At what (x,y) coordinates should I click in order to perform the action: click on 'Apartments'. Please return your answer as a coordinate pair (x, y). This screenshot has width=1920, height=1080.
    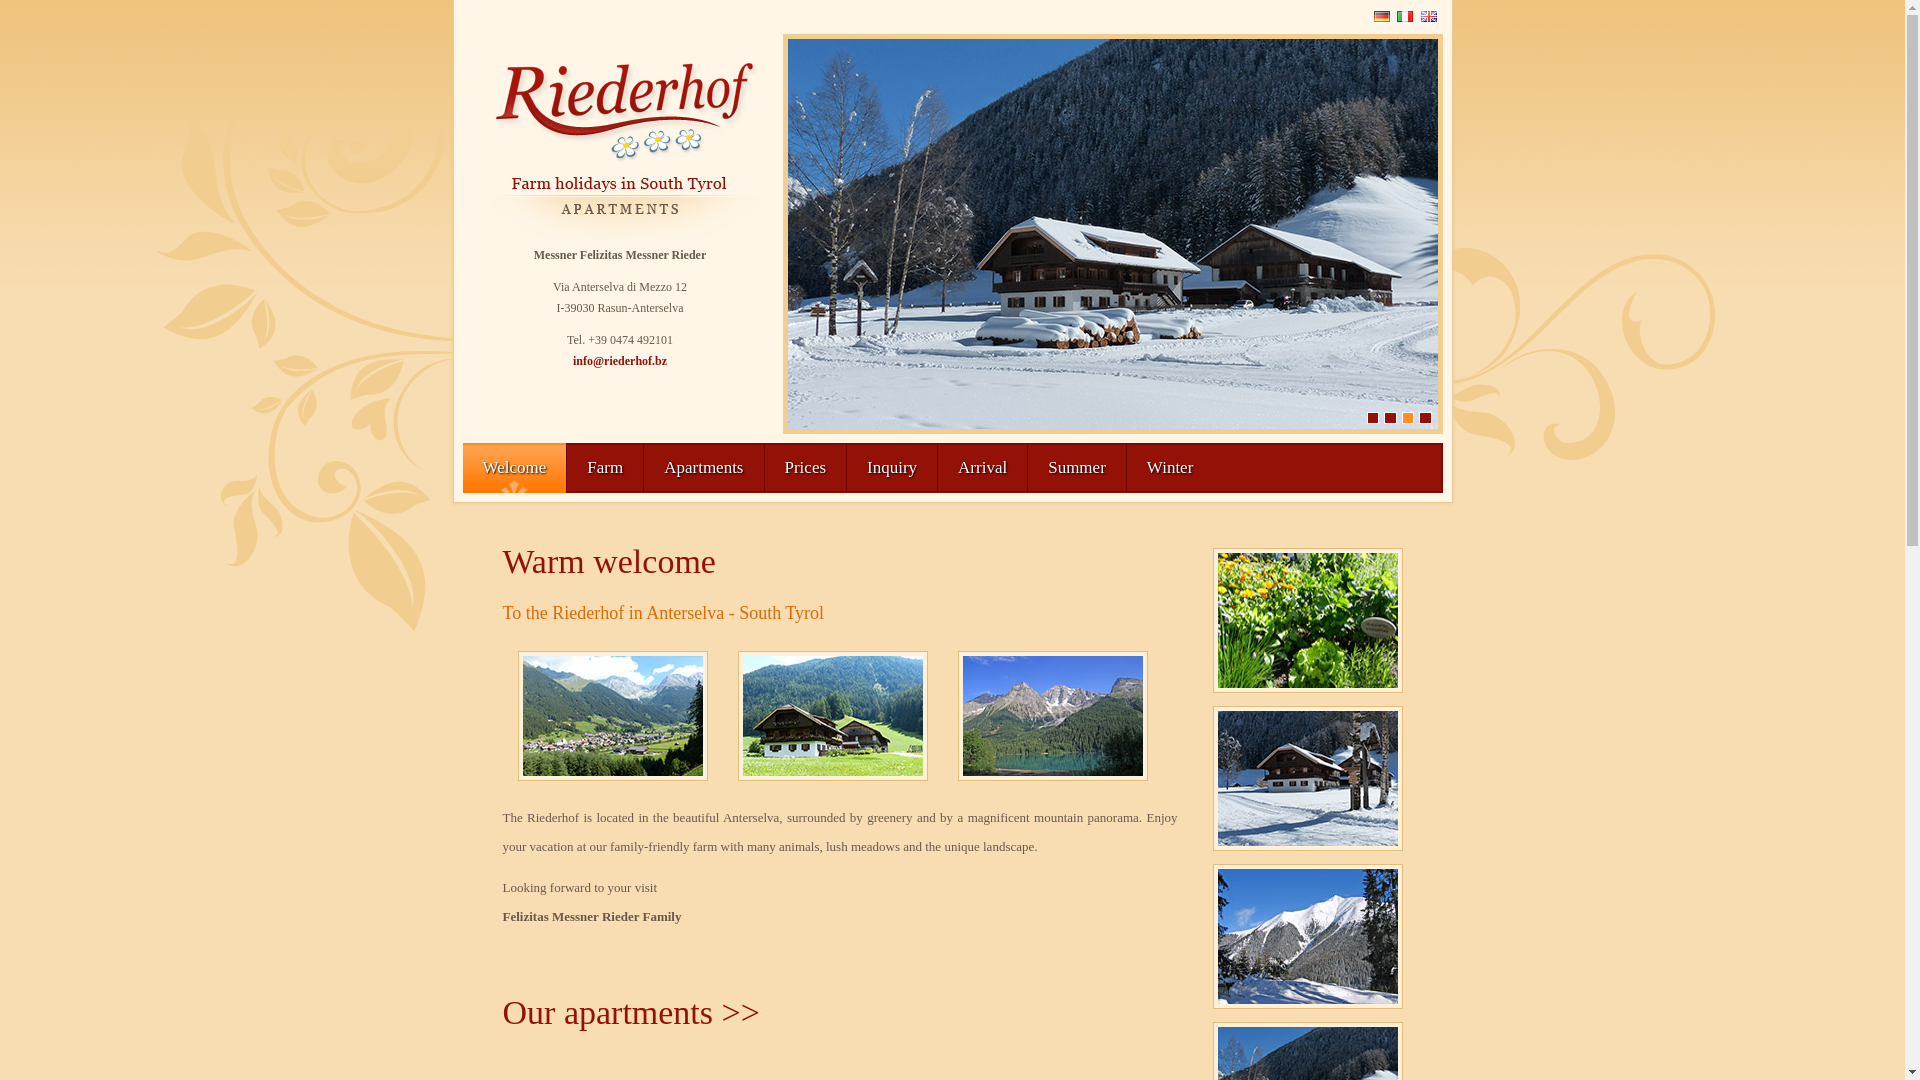
    Looking at the image, I should click on (703, 467).